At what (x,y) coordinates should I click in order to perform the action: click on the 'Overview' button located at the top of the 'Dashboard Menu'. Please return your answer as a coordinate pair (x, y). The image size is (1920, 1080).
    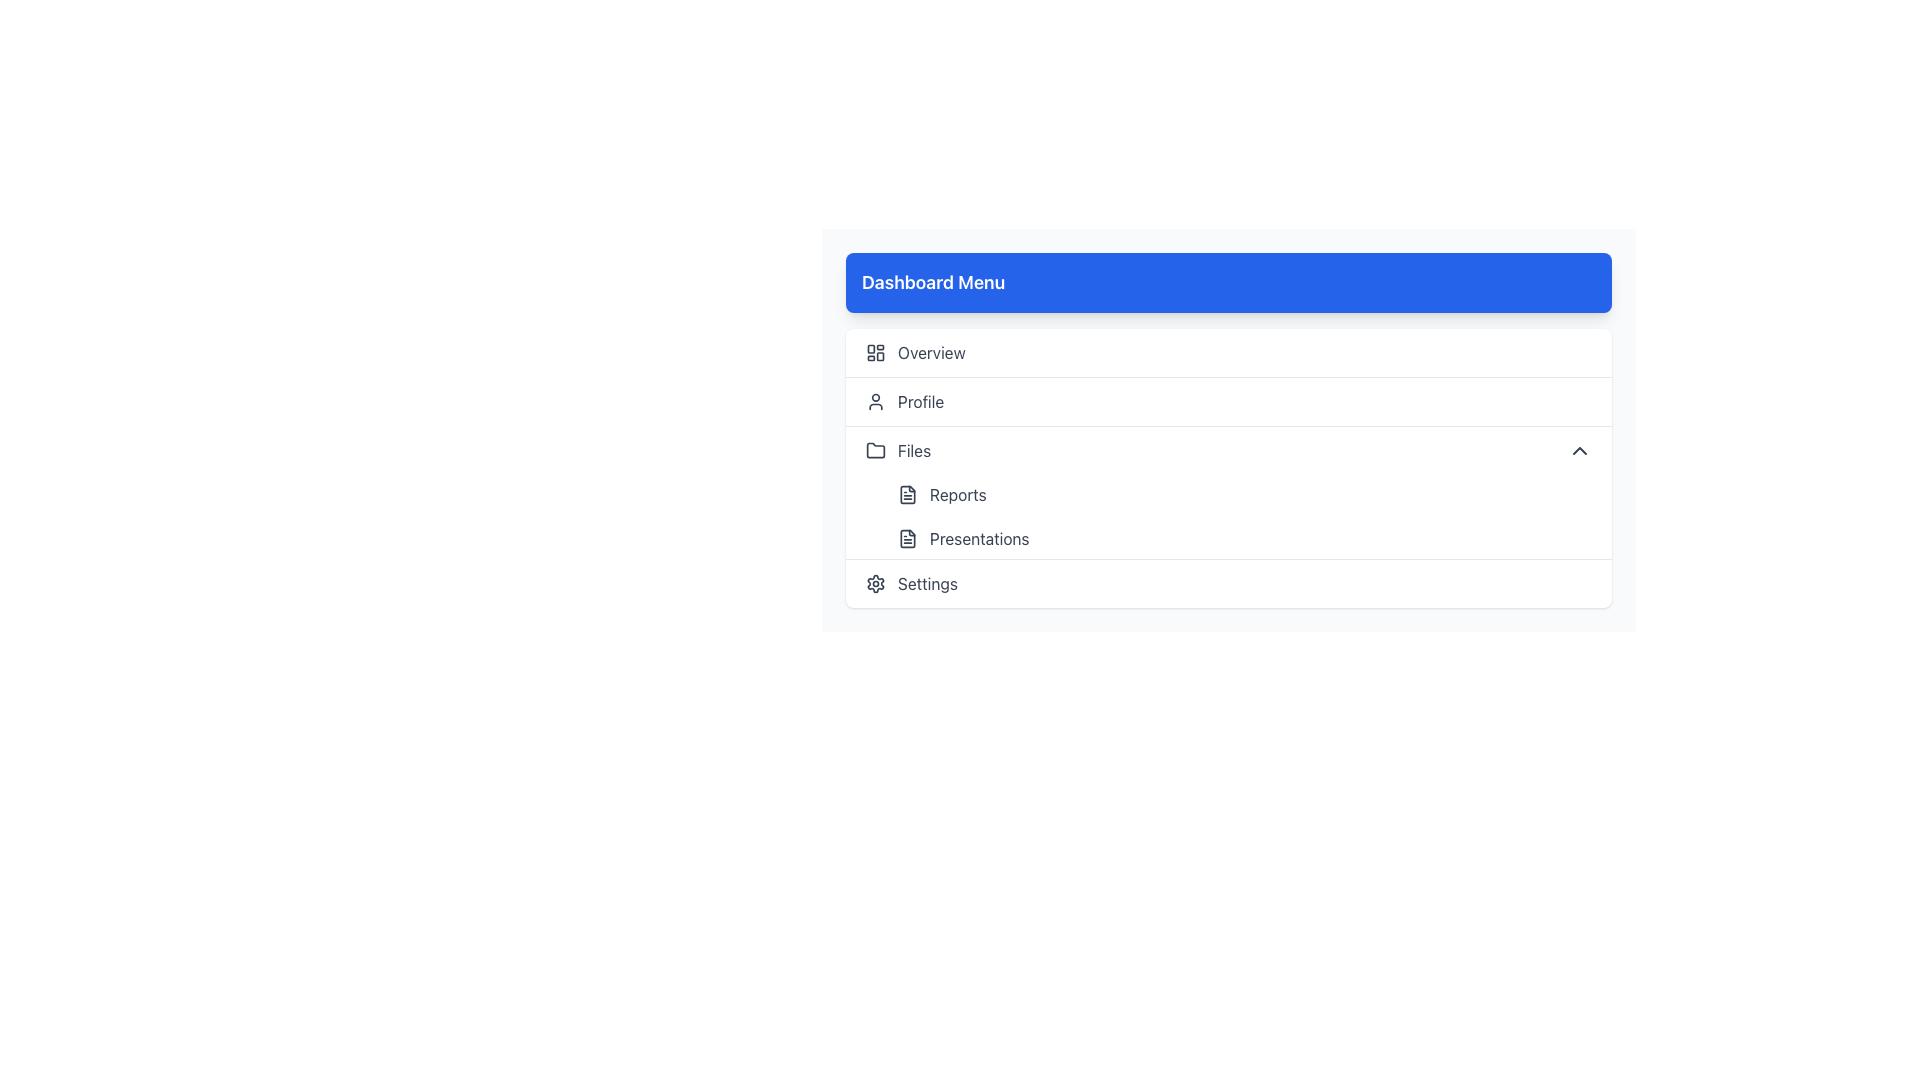
    Looking at the image, I should click on (1227, 352).